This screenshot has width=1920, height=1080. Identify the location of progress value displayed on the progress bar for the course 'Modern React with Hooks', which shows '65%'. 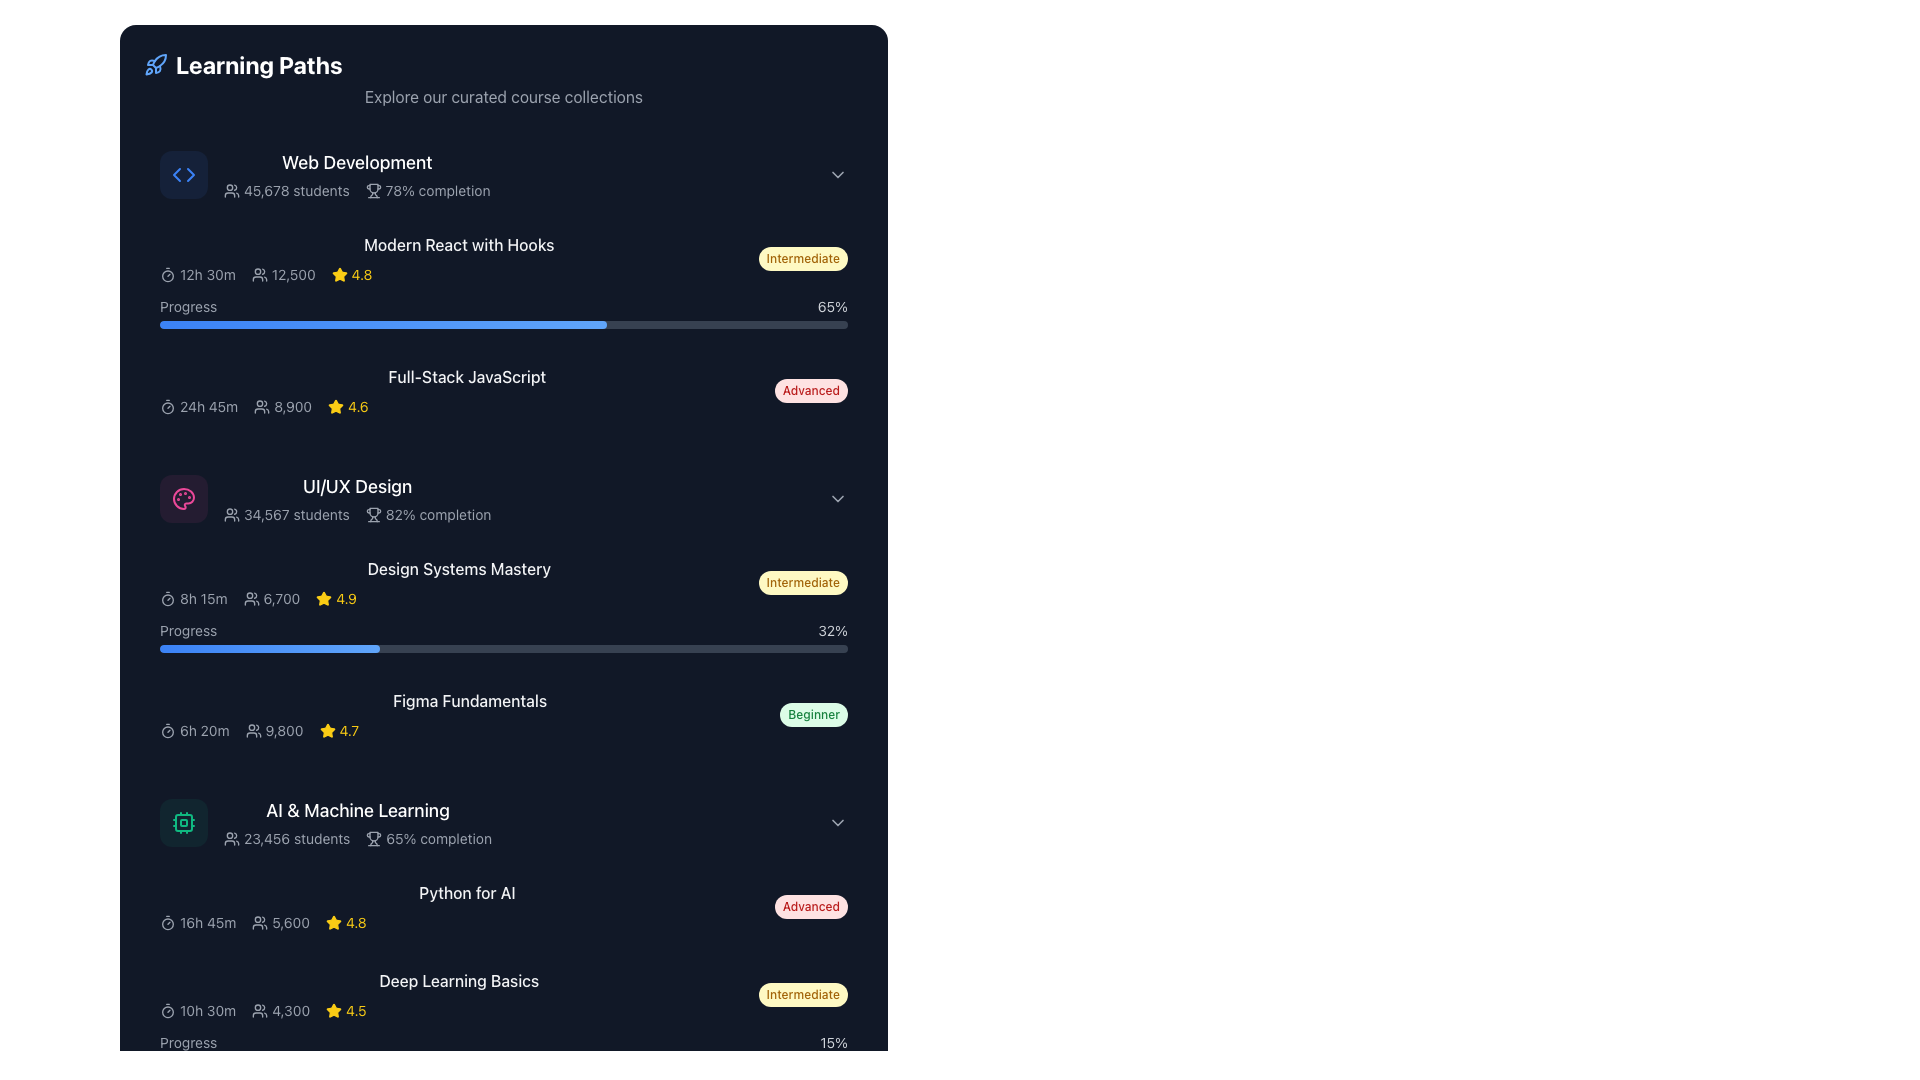
(504, 312).